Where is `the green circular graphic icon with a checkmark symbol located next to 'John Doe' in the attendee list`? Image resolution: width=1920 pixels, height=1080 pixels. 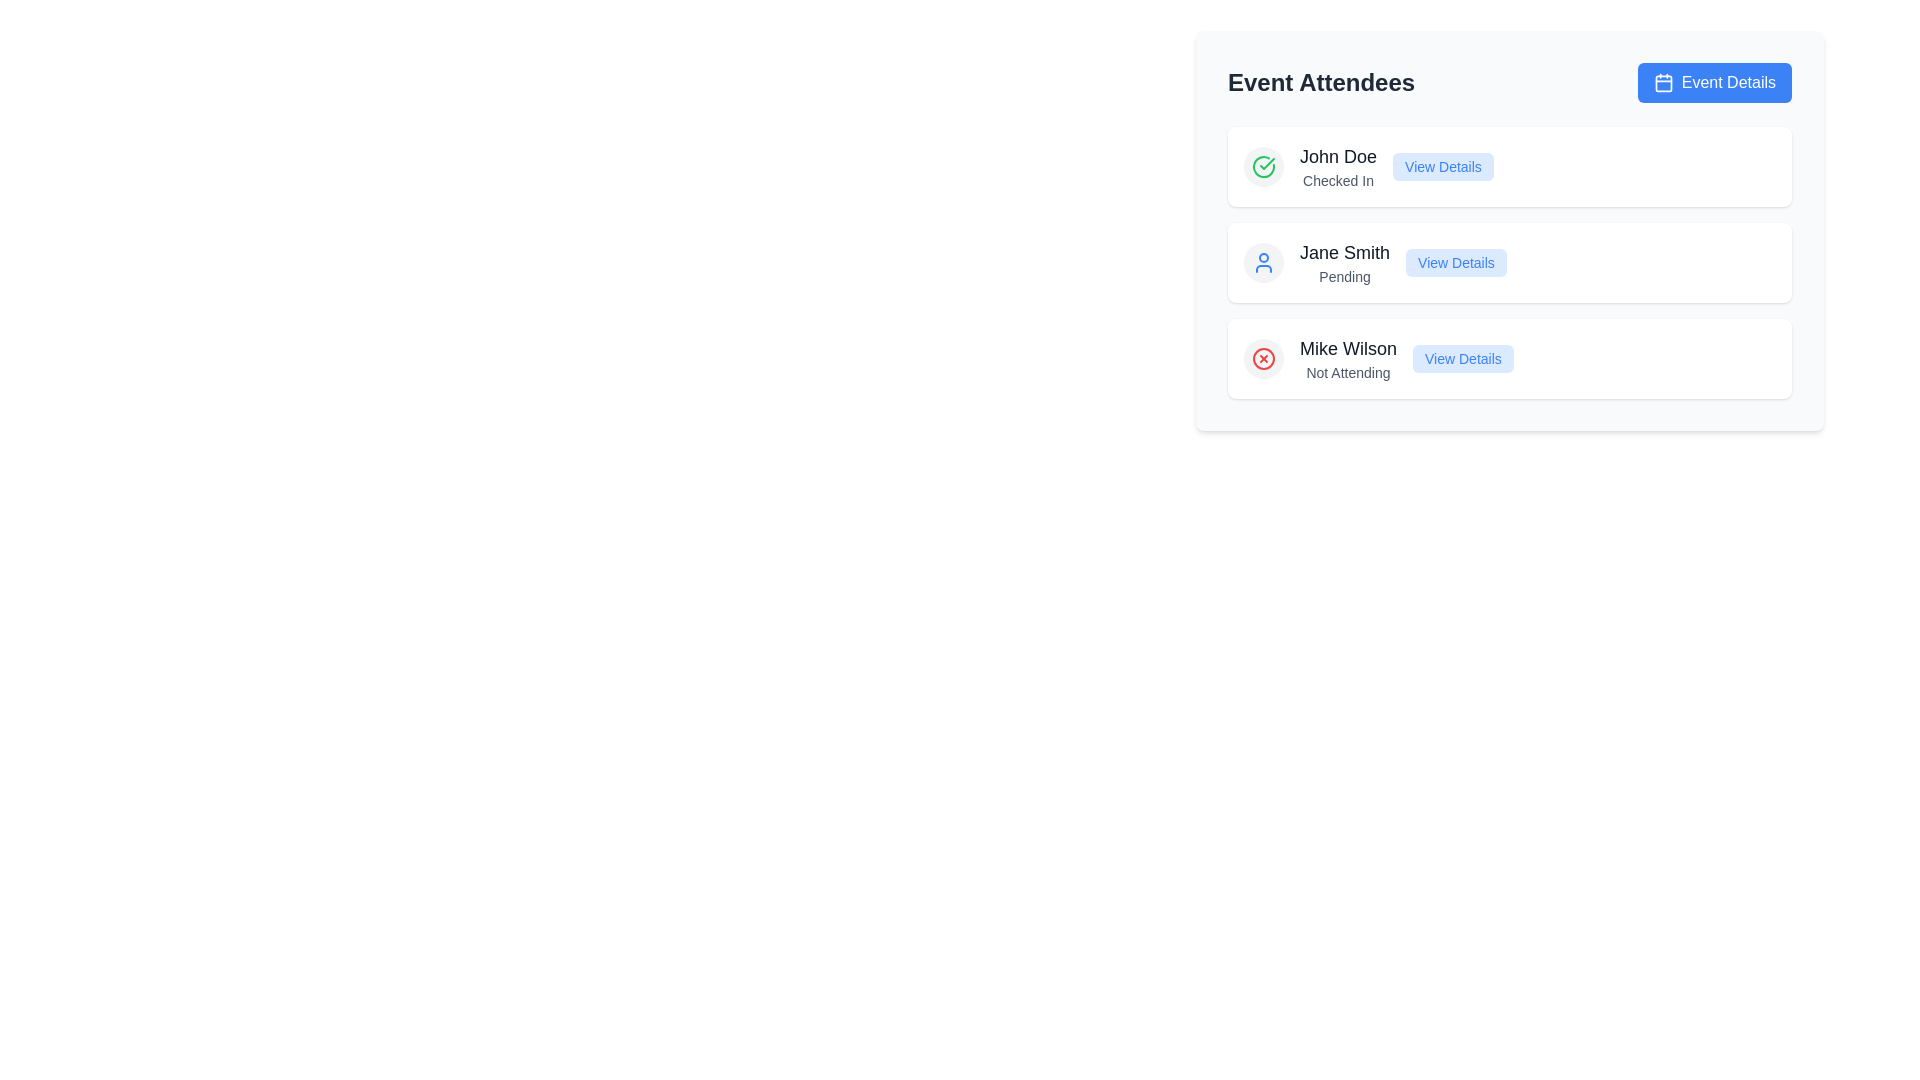 the green circular graphic icon with a checkmark symbol located next to 'John Doe' in the attendee list is located at coordinates (1262, 165).